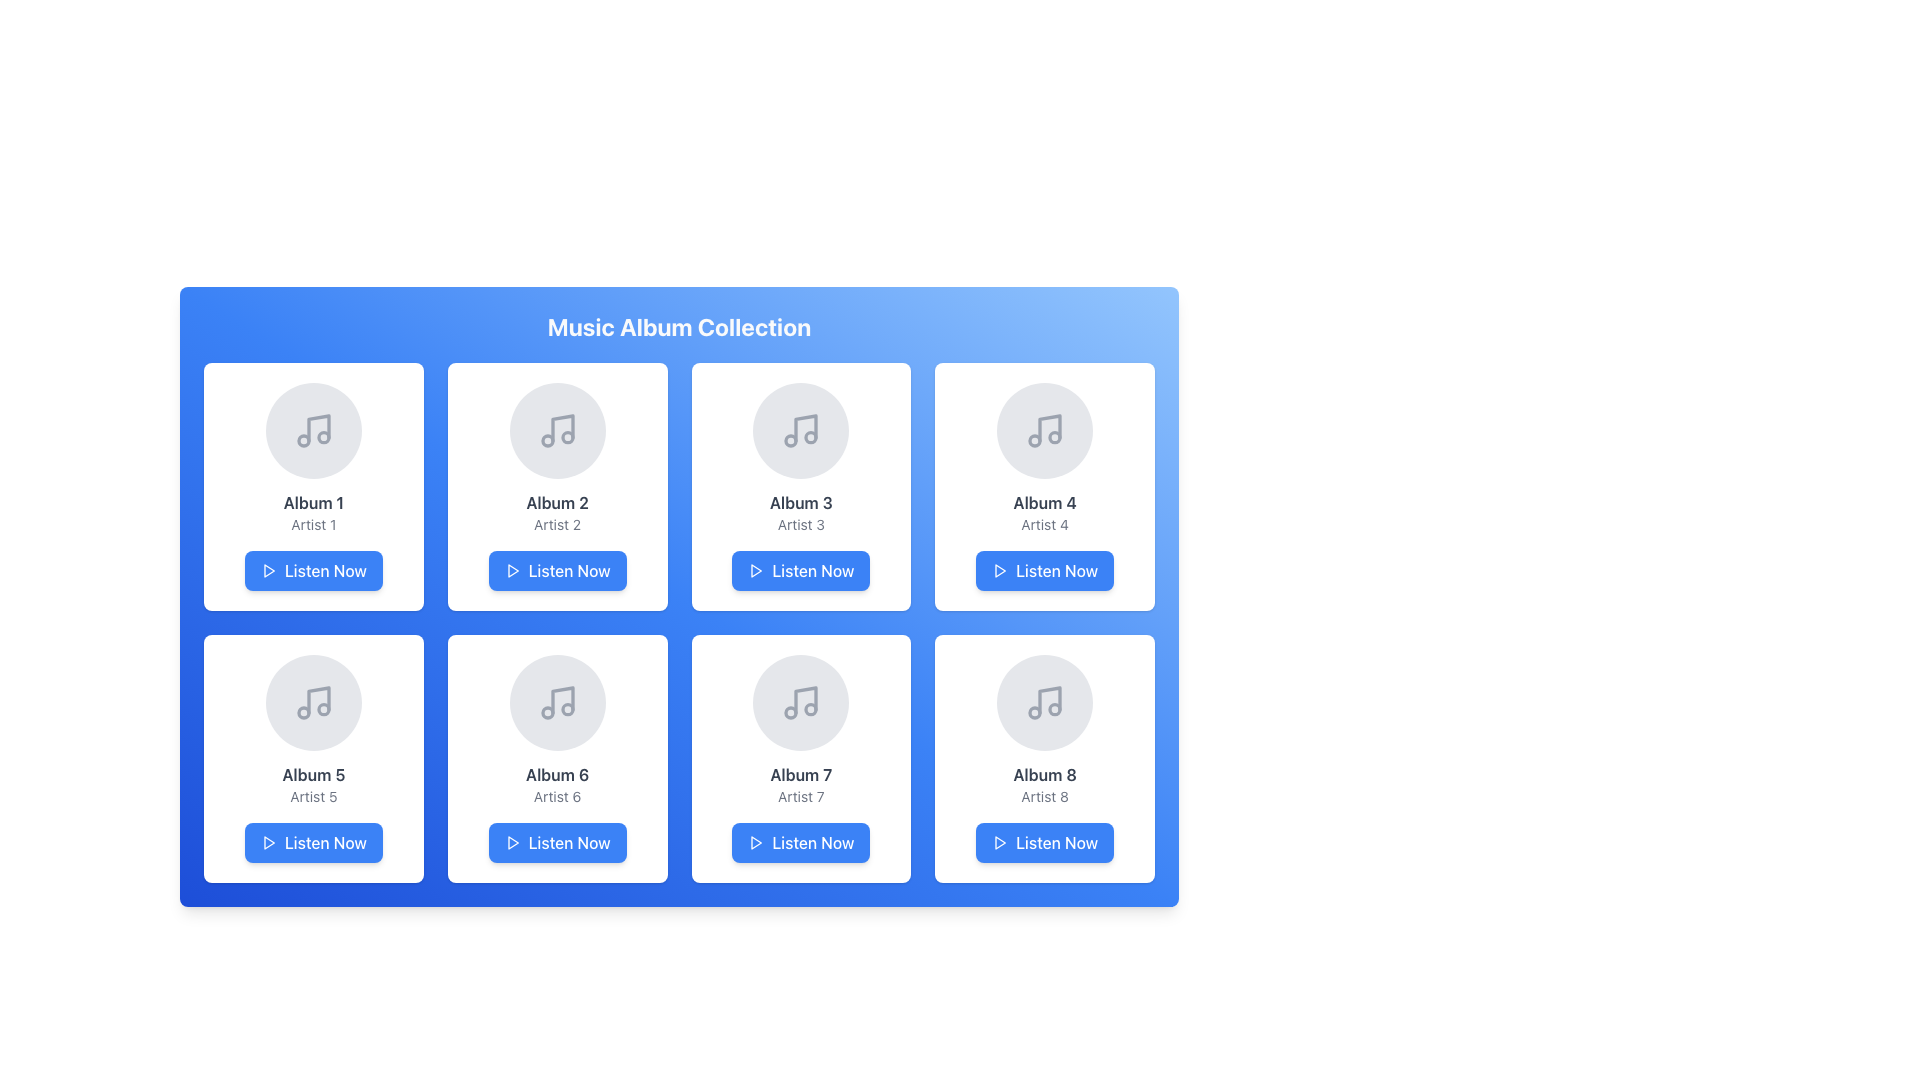  Describe the element at coordinates (268, 843) in the screenshot. I see `the play icon for the 'Listen Now' button located on the left side of the button within the album card for 'Album 5'` at that location.